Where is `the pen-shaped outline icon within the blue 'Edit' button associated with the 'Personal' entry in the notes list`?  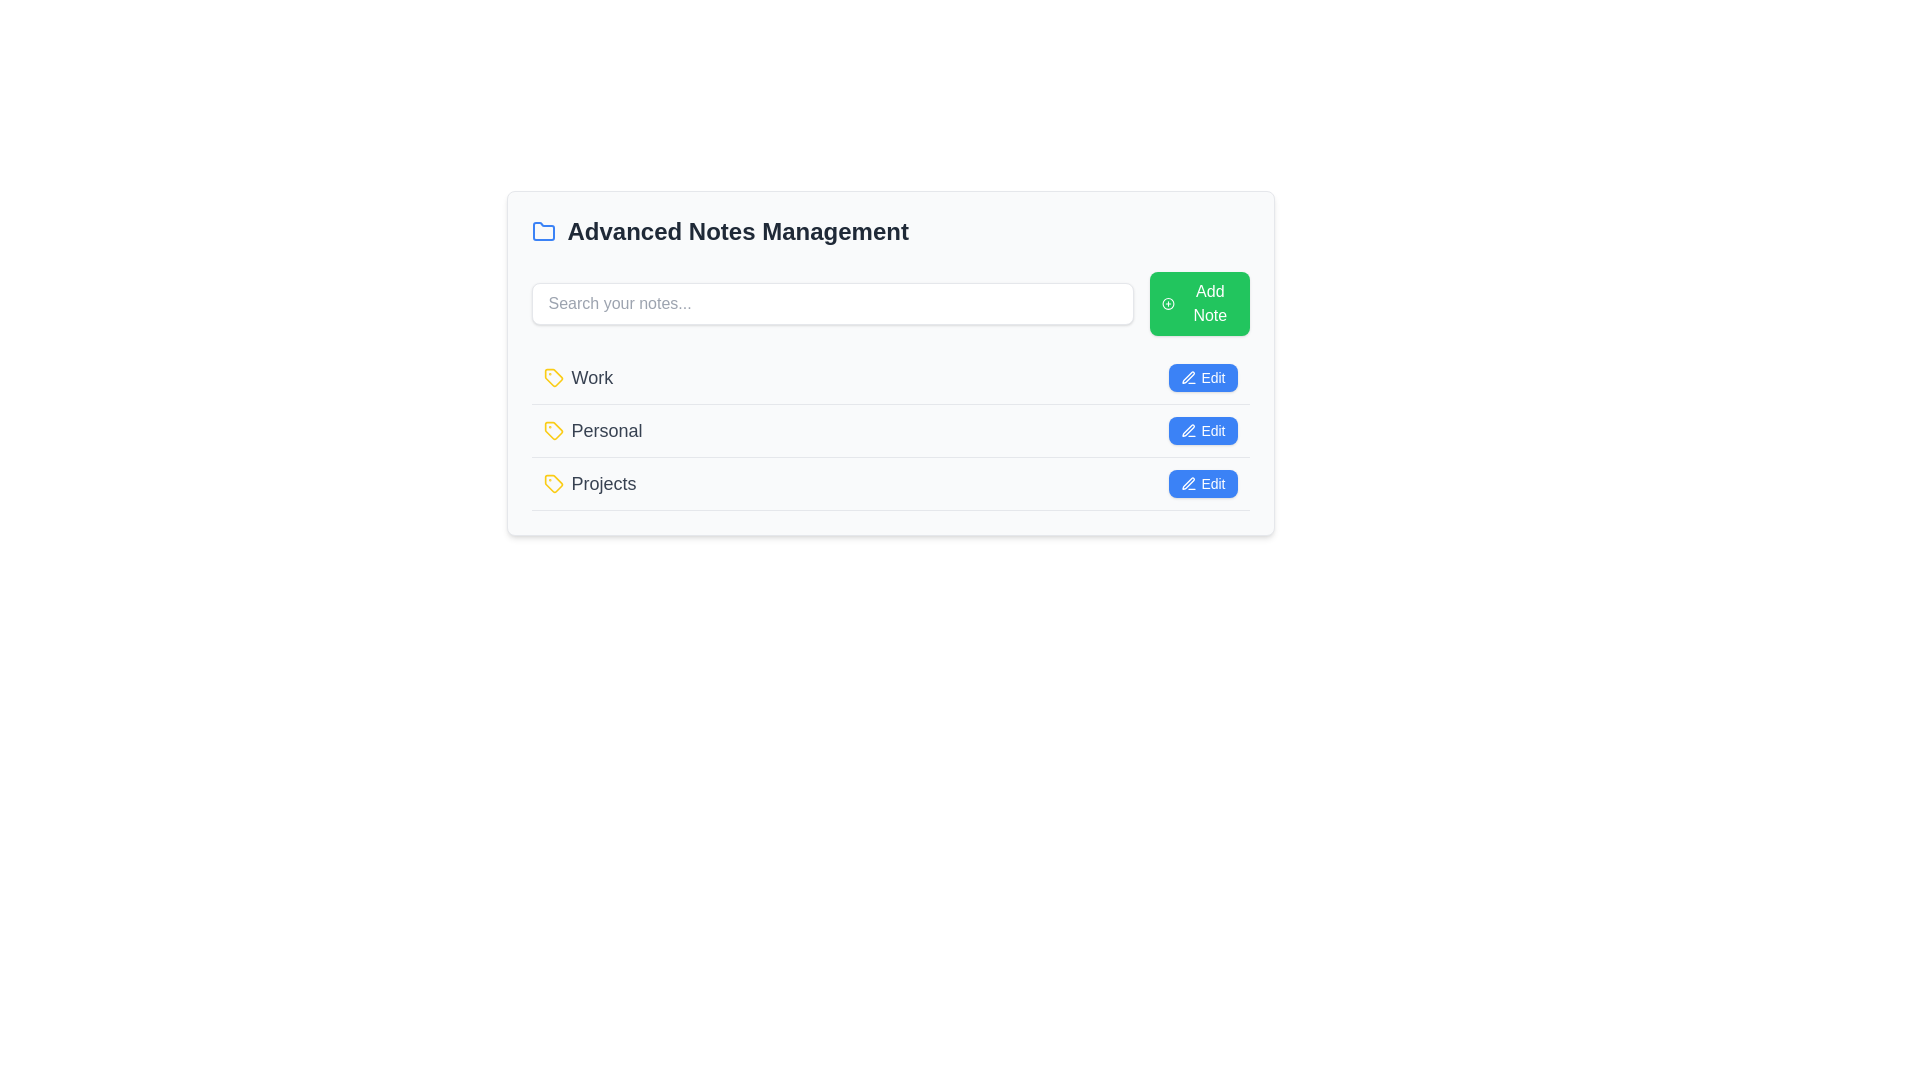 the pen-shaped outline icon within the blue 'Edit' button associated with the 'Personal' entry in the notes list is located at coordinates (1189, 430).